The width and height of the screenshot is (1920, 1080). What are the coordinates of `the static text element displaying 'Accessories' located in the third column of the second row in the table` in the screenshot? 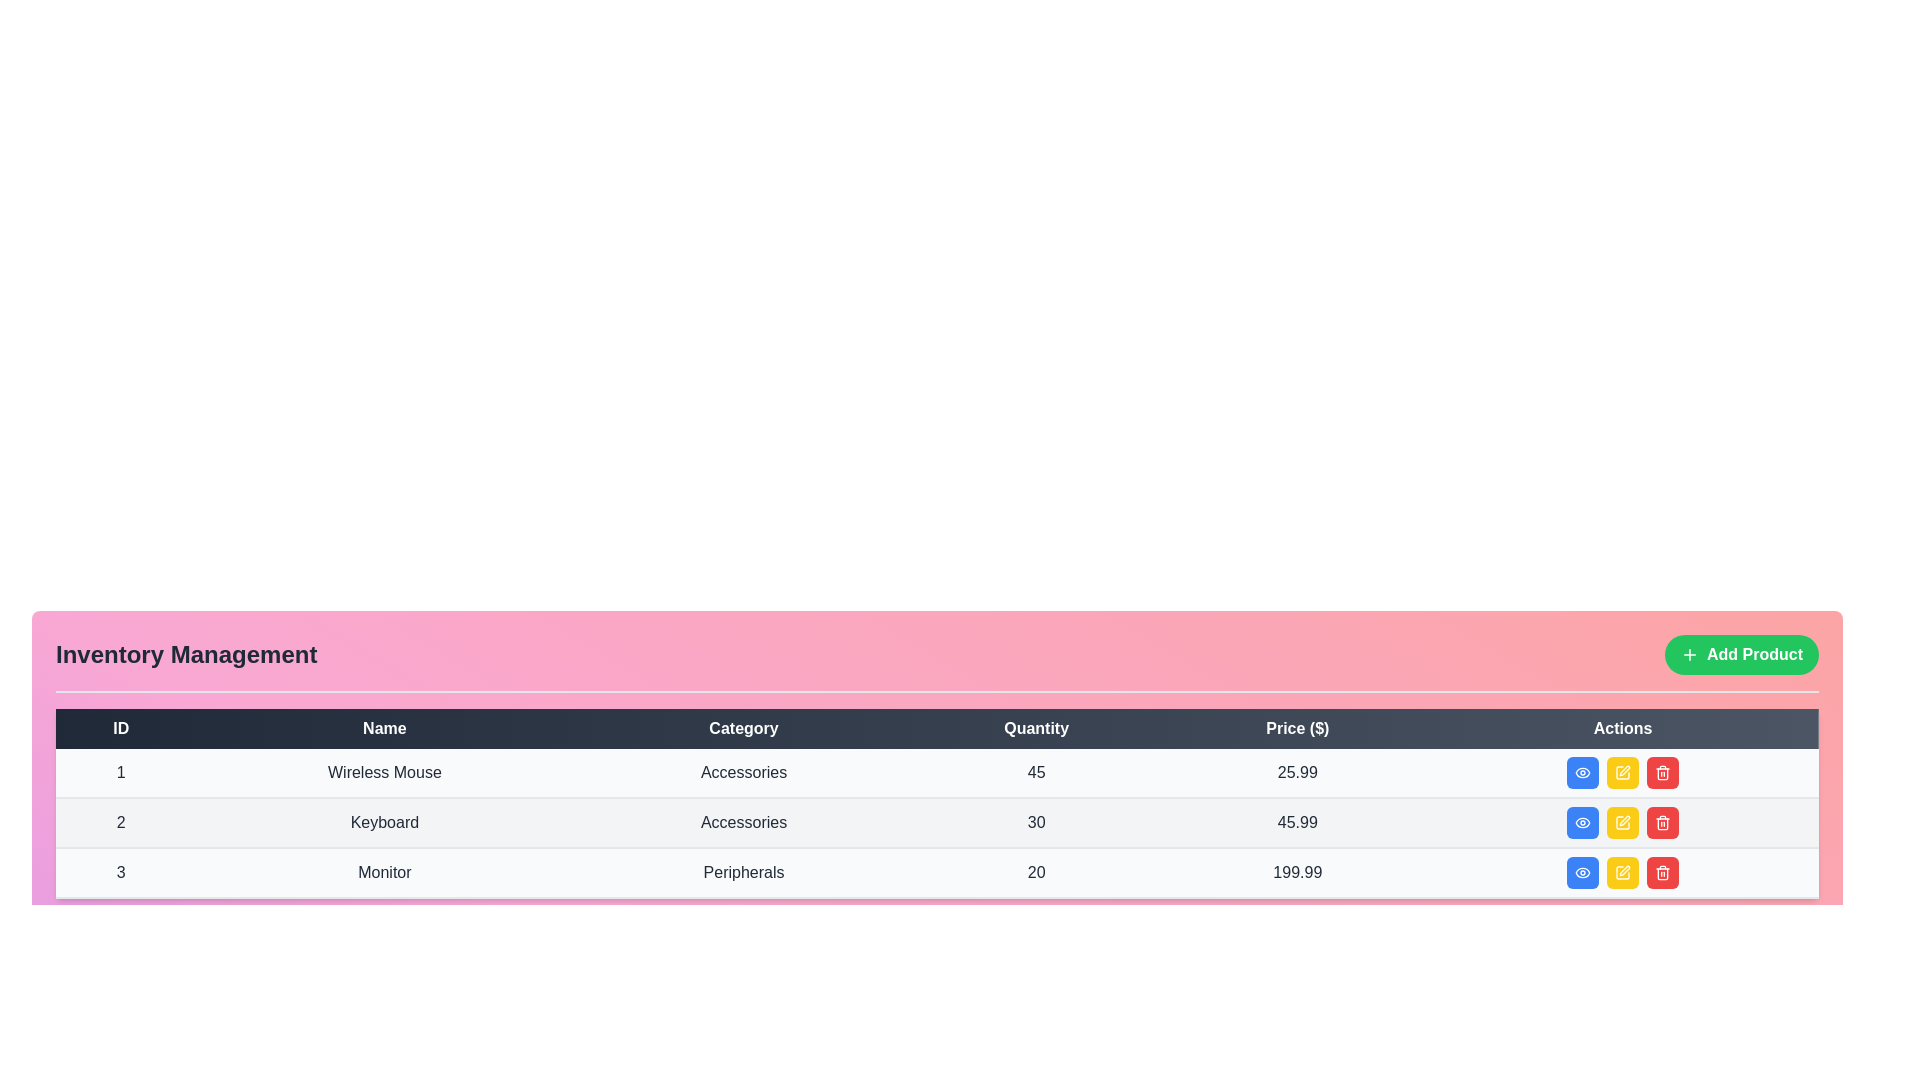 It's located at (743, 822).